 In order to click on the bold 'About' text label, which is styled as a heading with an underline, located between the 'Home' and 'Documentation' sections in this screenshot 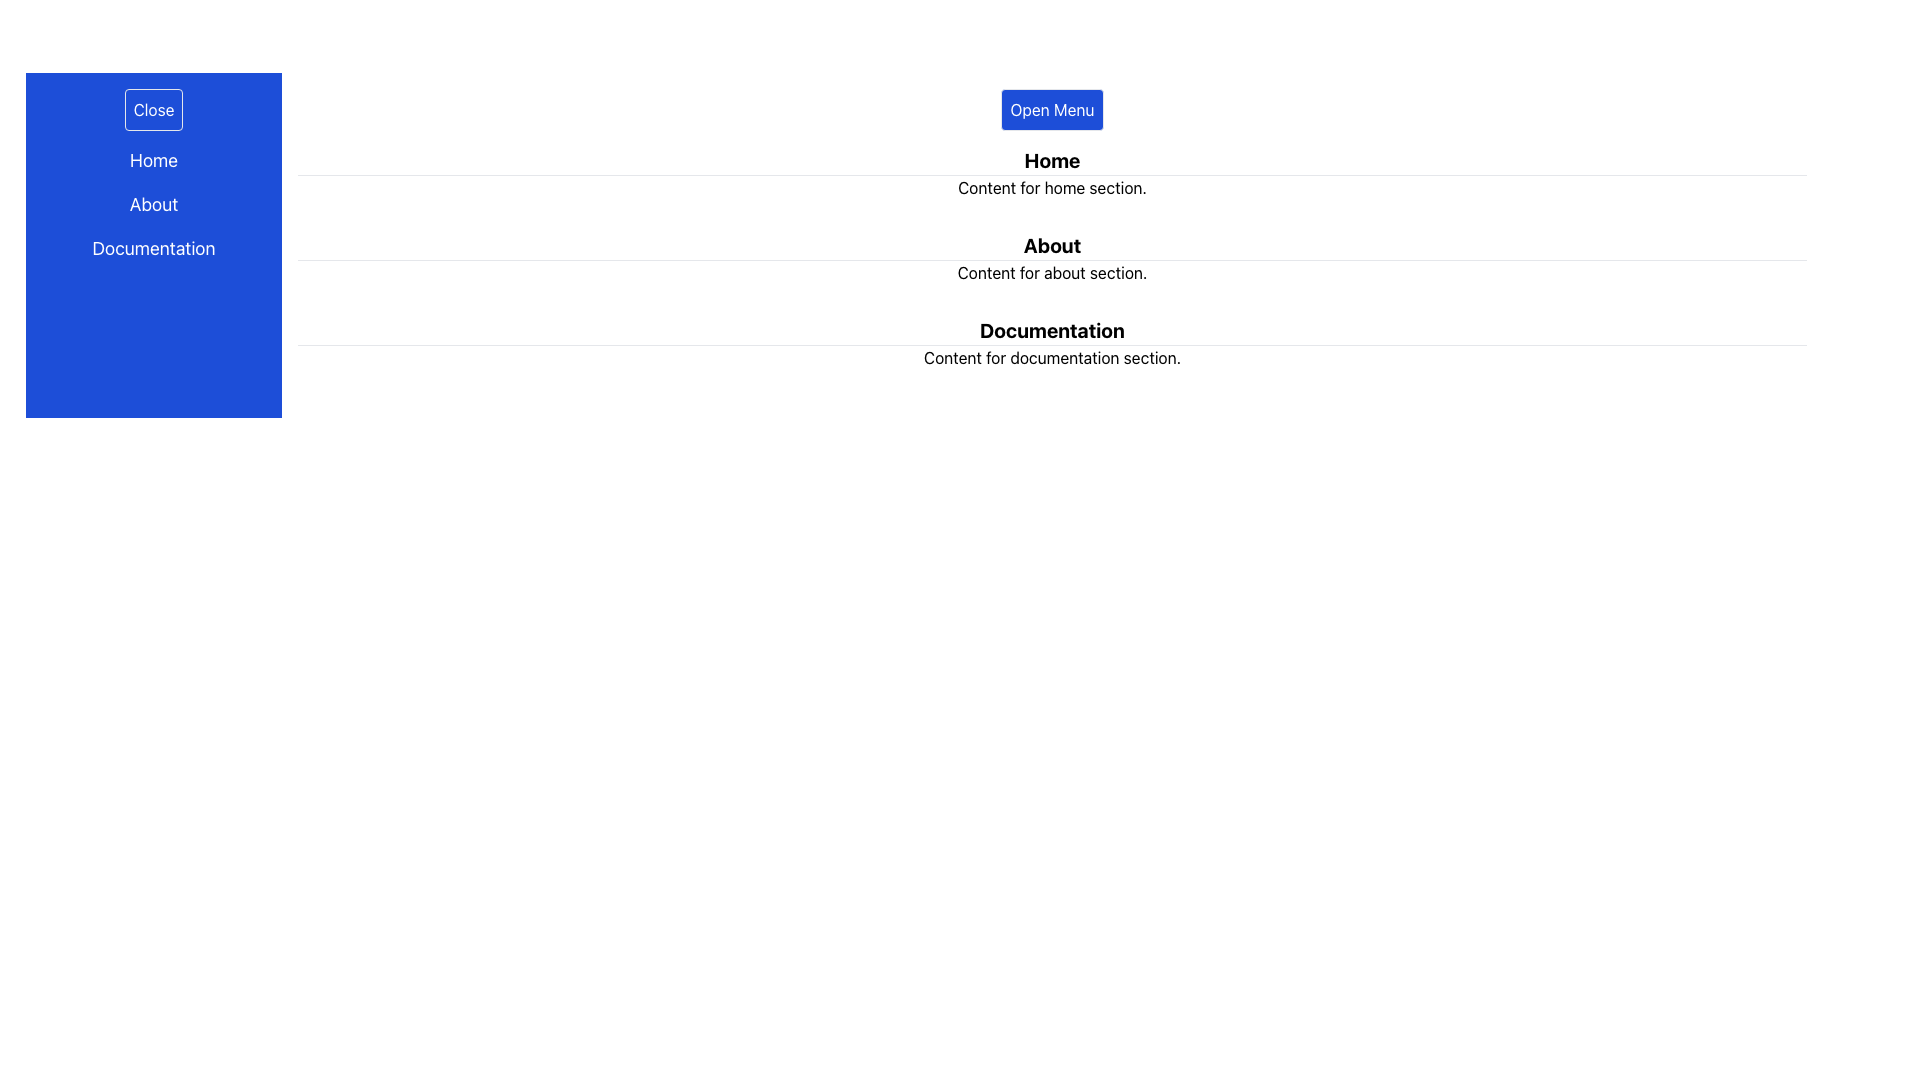, I will do `click(1051, 245)`.